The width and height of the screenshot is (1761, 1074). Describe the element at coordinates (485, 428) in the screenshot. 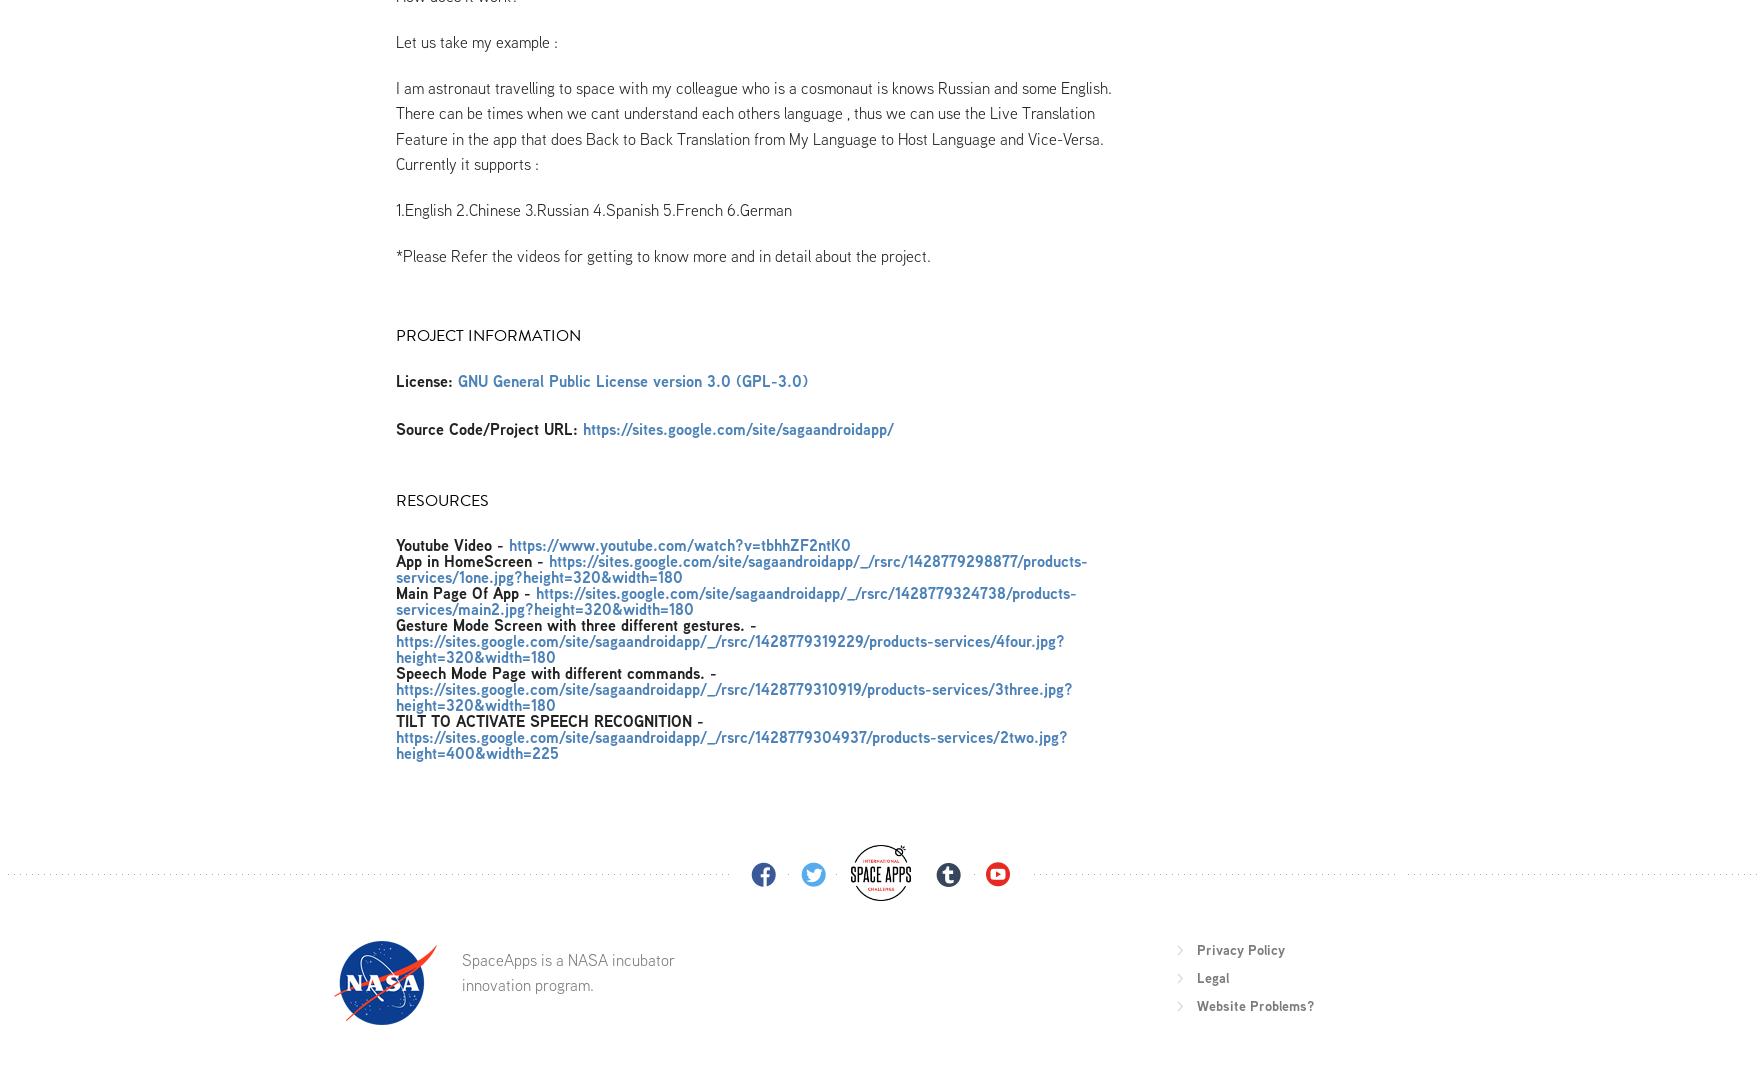

I see `'Source Code/Project URL:'` at that location.